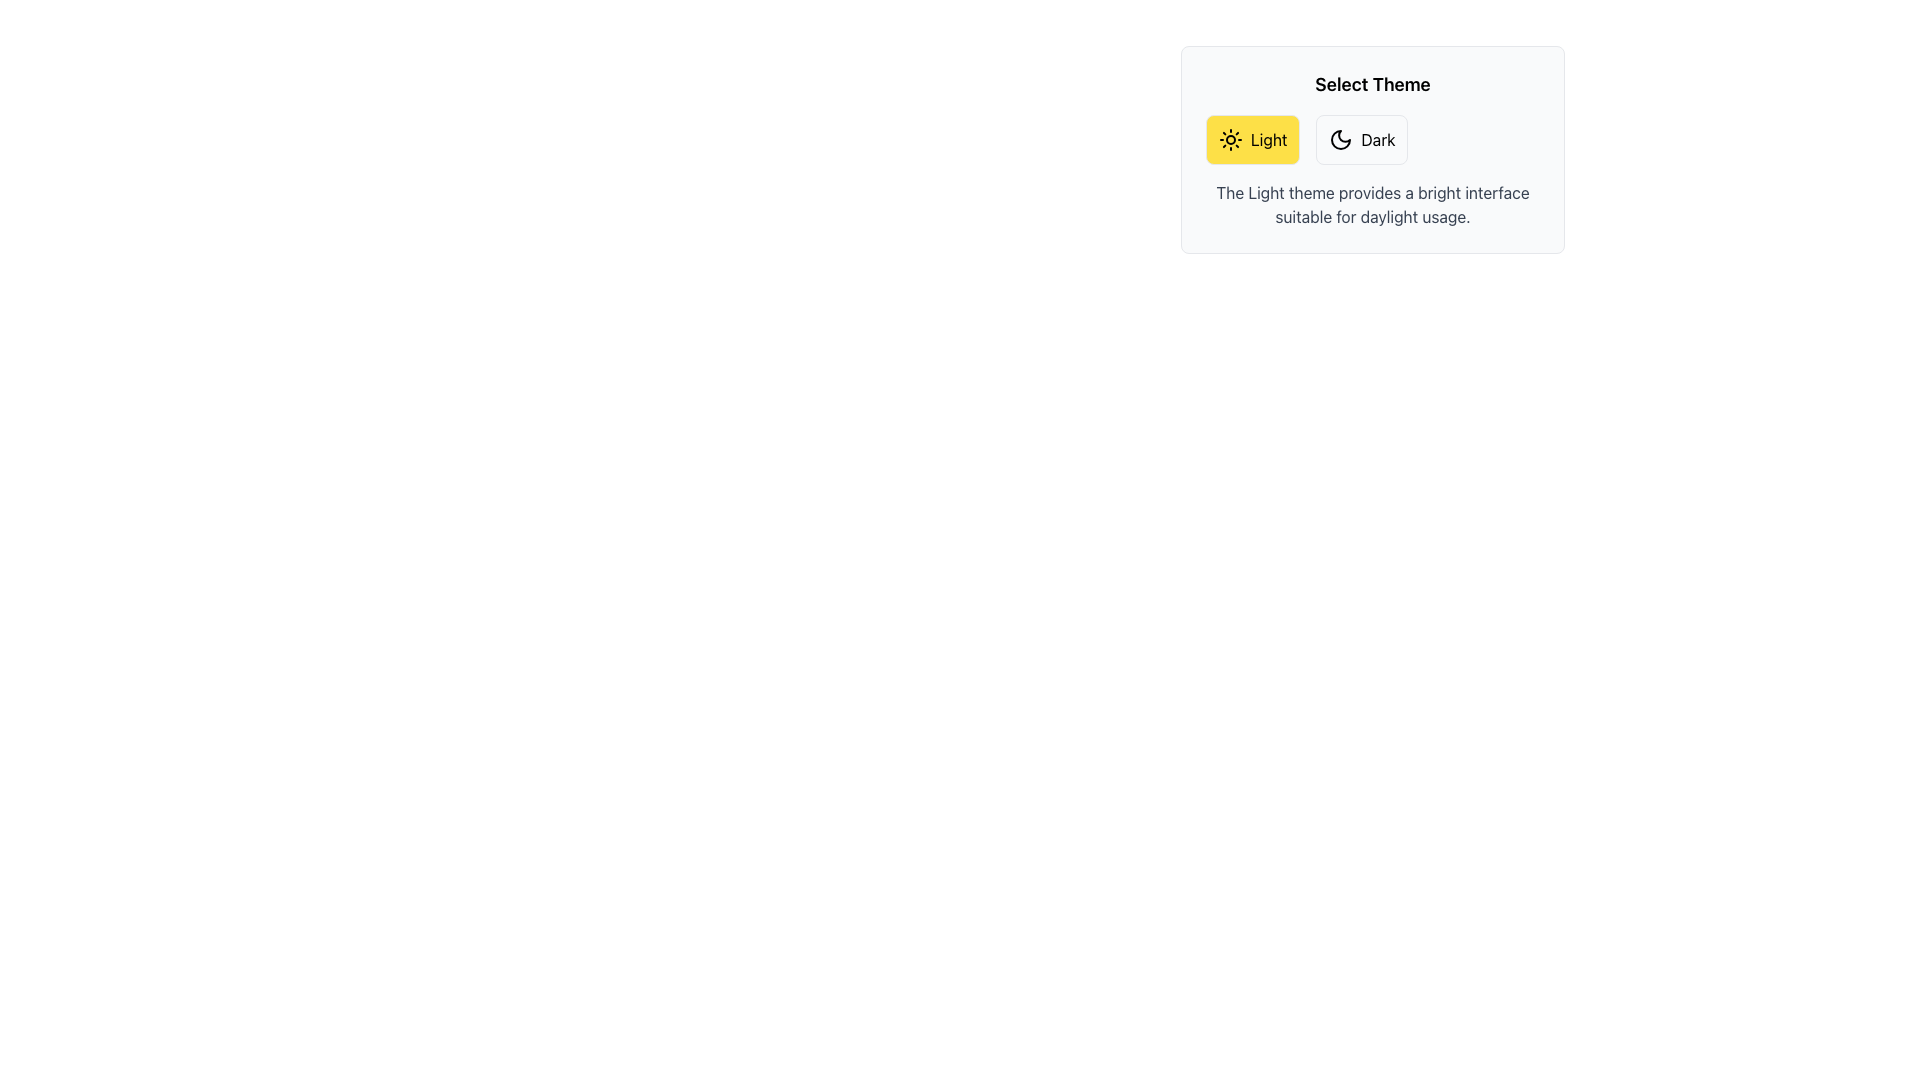 Image resolution: width=1920 pixels, height=1080 pixels. Describe the element at coordinates (1341, 138) in the screenshot. I see `the crescent moon icon located to the left of the 'Dark' text label within the button structure on the right side of the theme selection interface` at that location.